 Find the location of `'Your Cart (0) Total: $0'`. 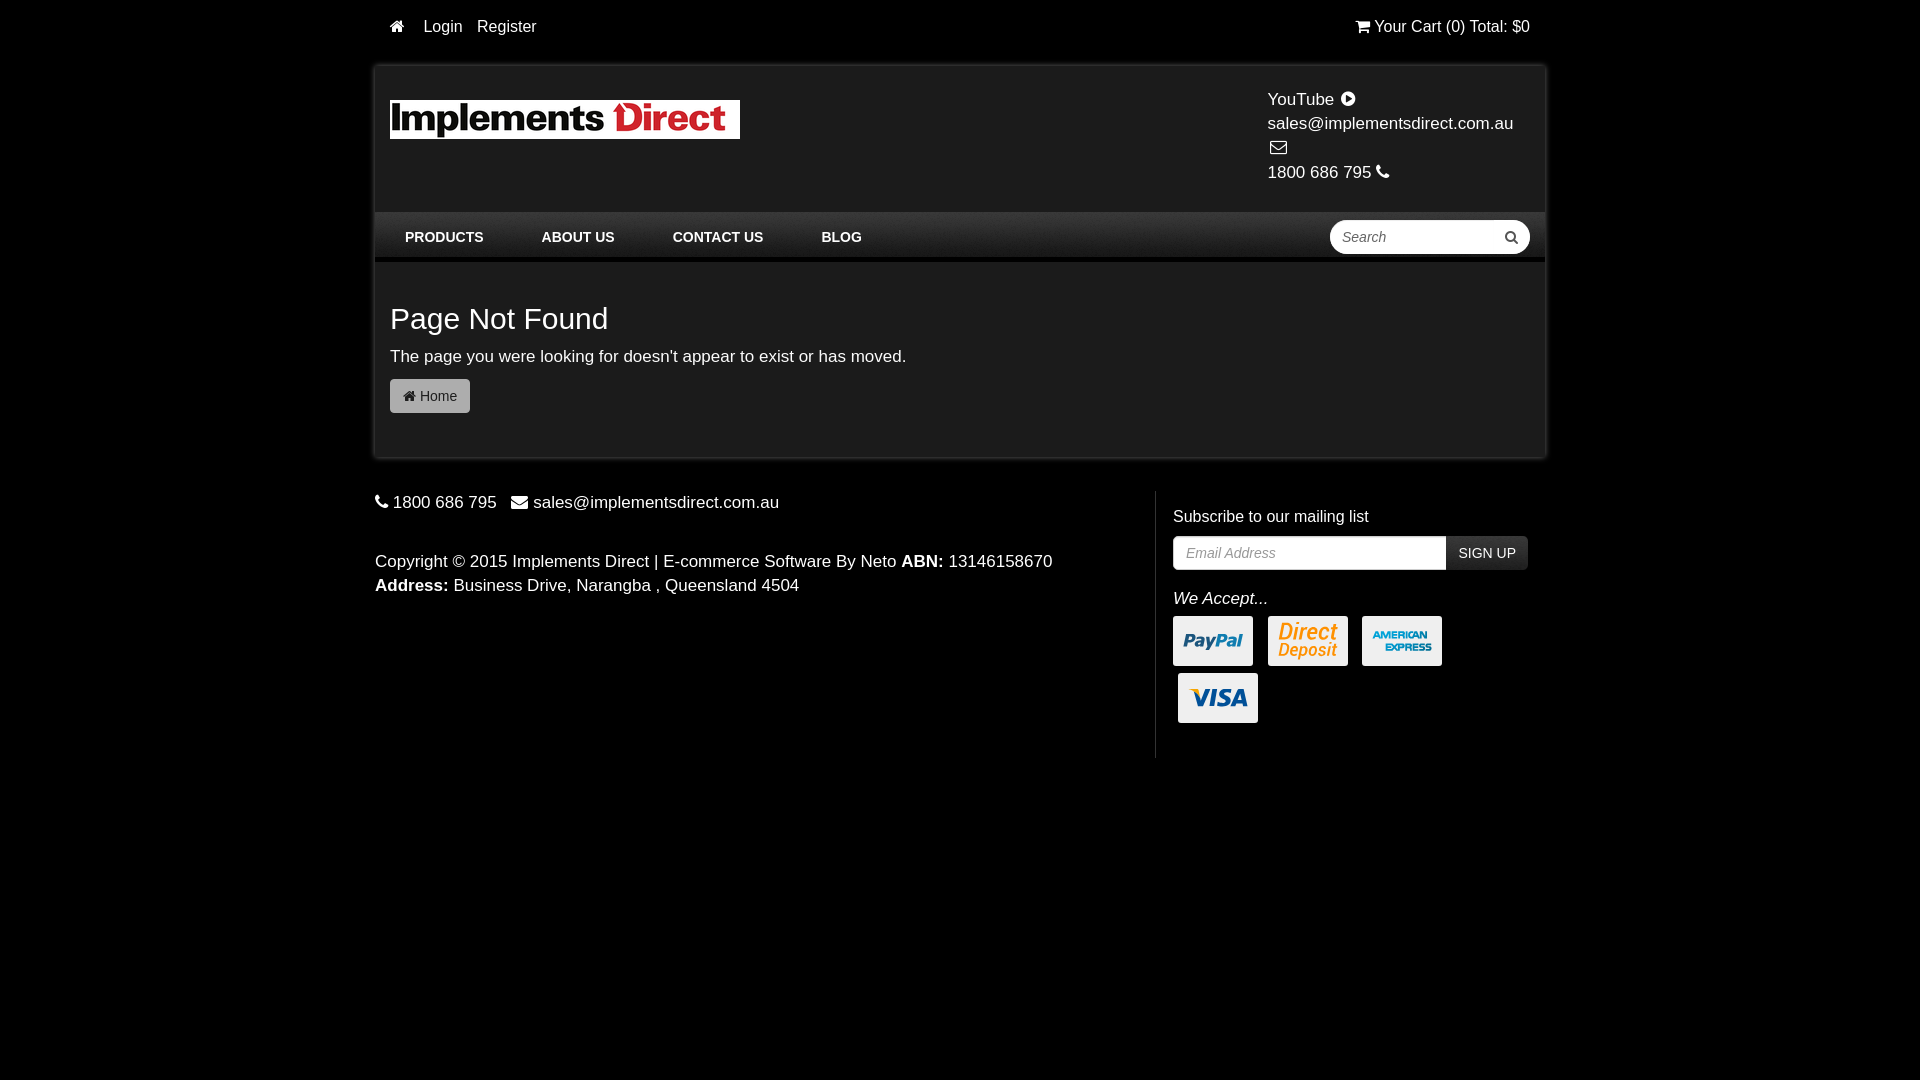

'Your Cart (0) Total: $0' is located at coordinates (1442, 26).